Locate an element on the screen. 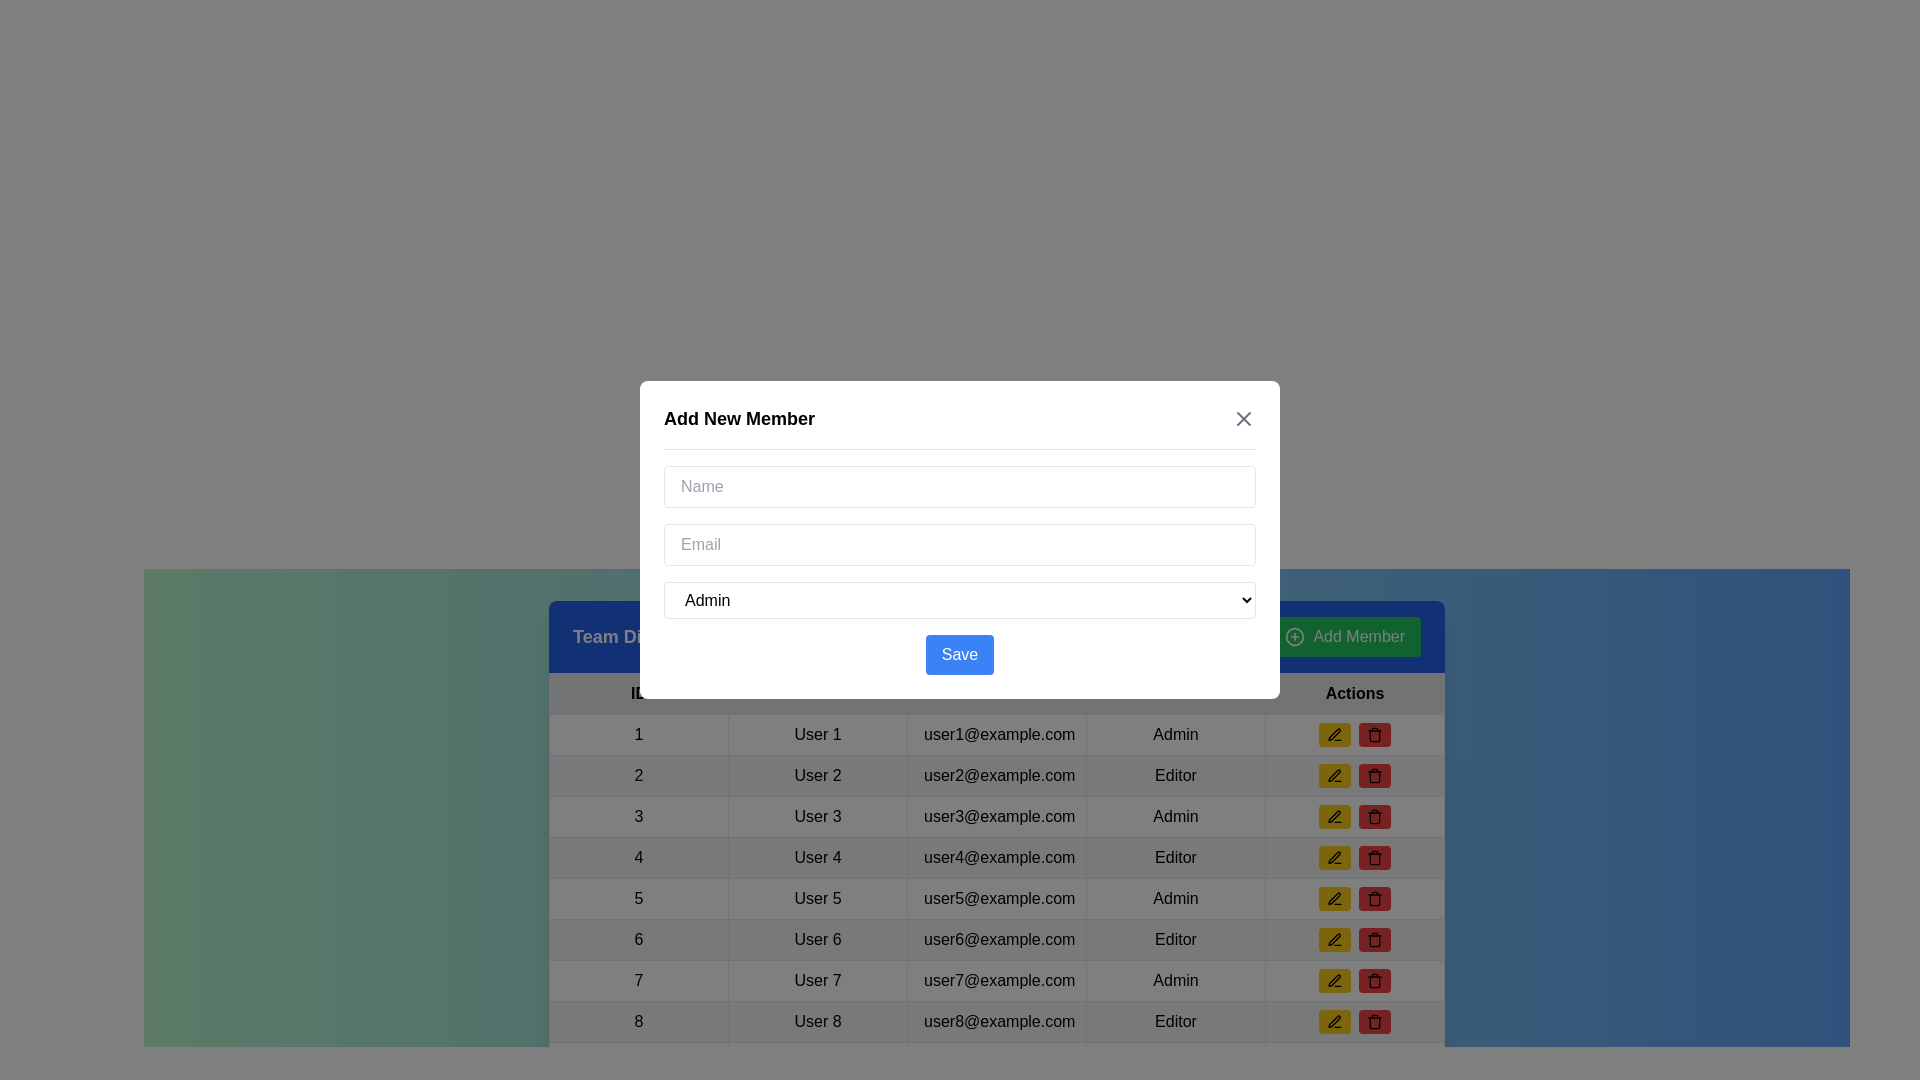  the 'Editor' text label, which indicates the role or status of the associated user in the fourth column of the table is located at coordinates (1176, 774).